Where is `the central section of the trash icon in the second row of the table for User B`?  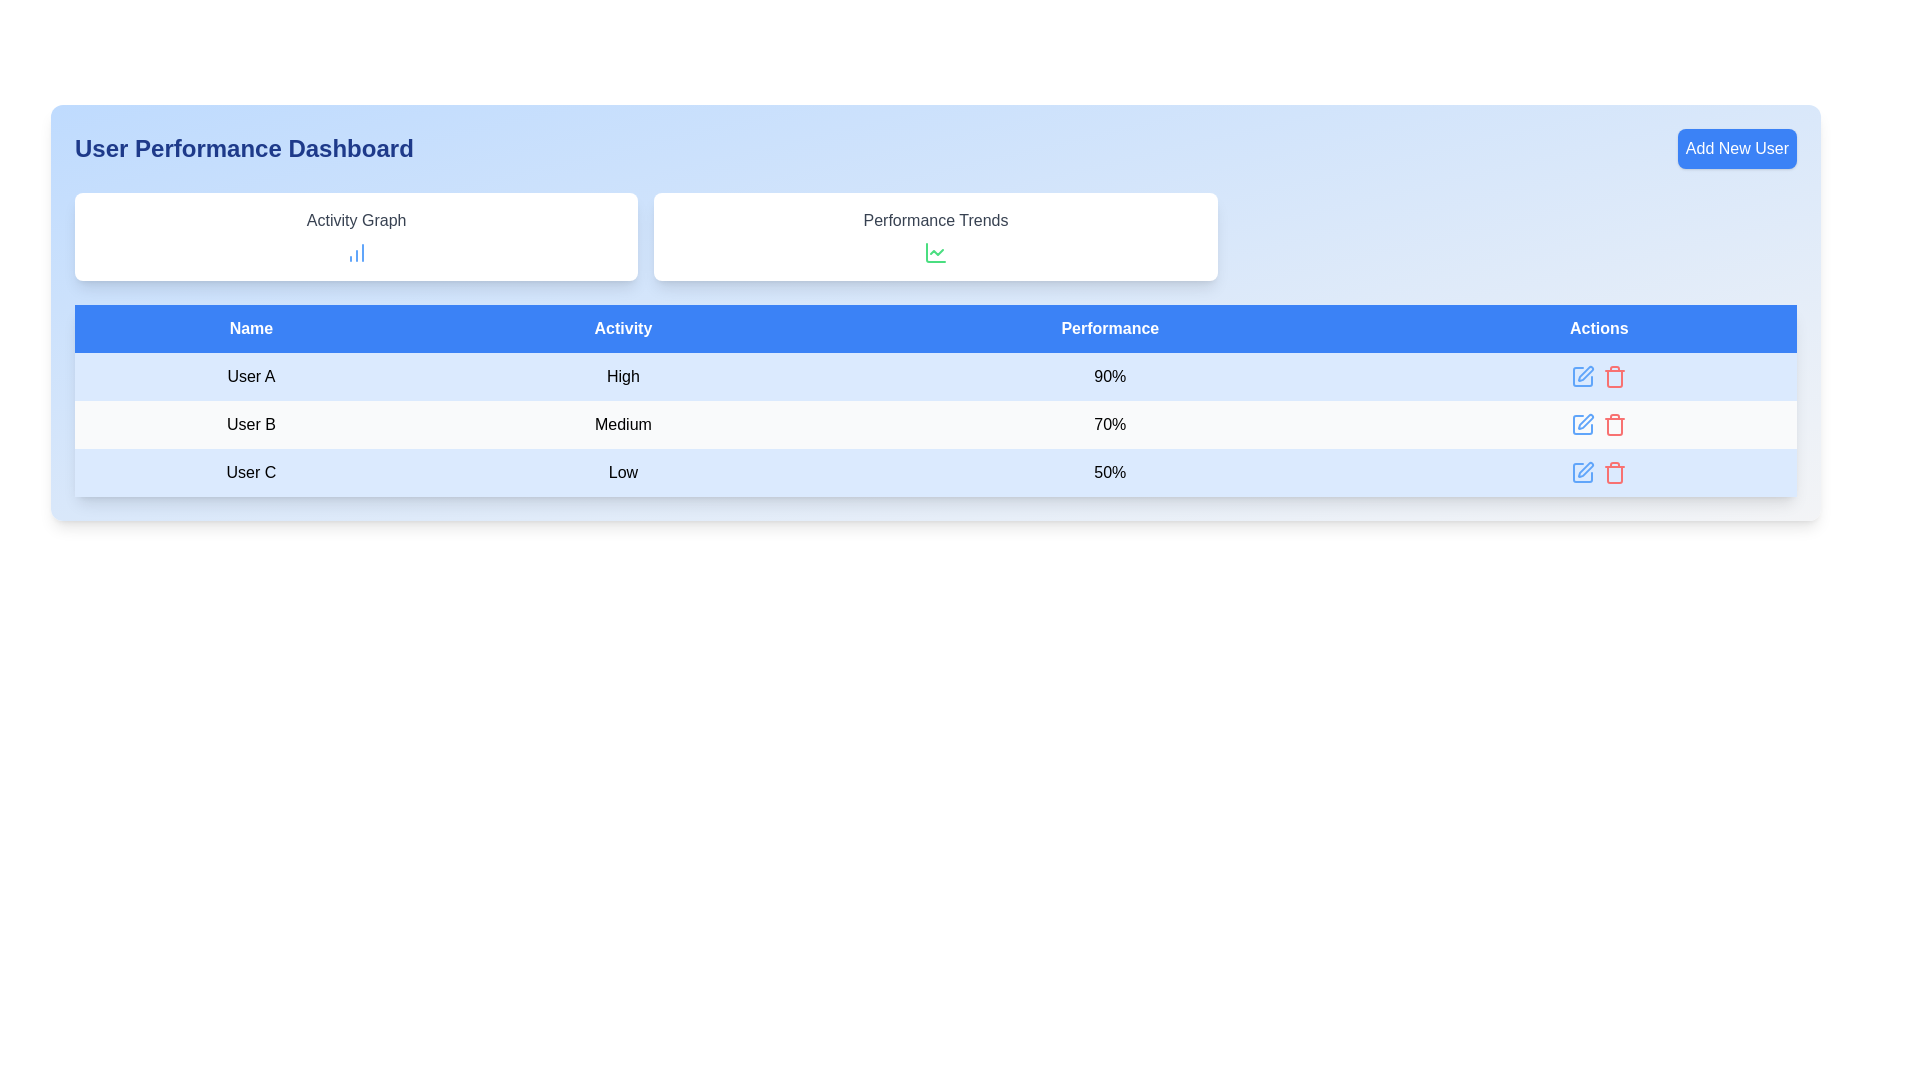
the central section of the trash icon in the second row of the table for User B is located at coordinates (1615, 378).